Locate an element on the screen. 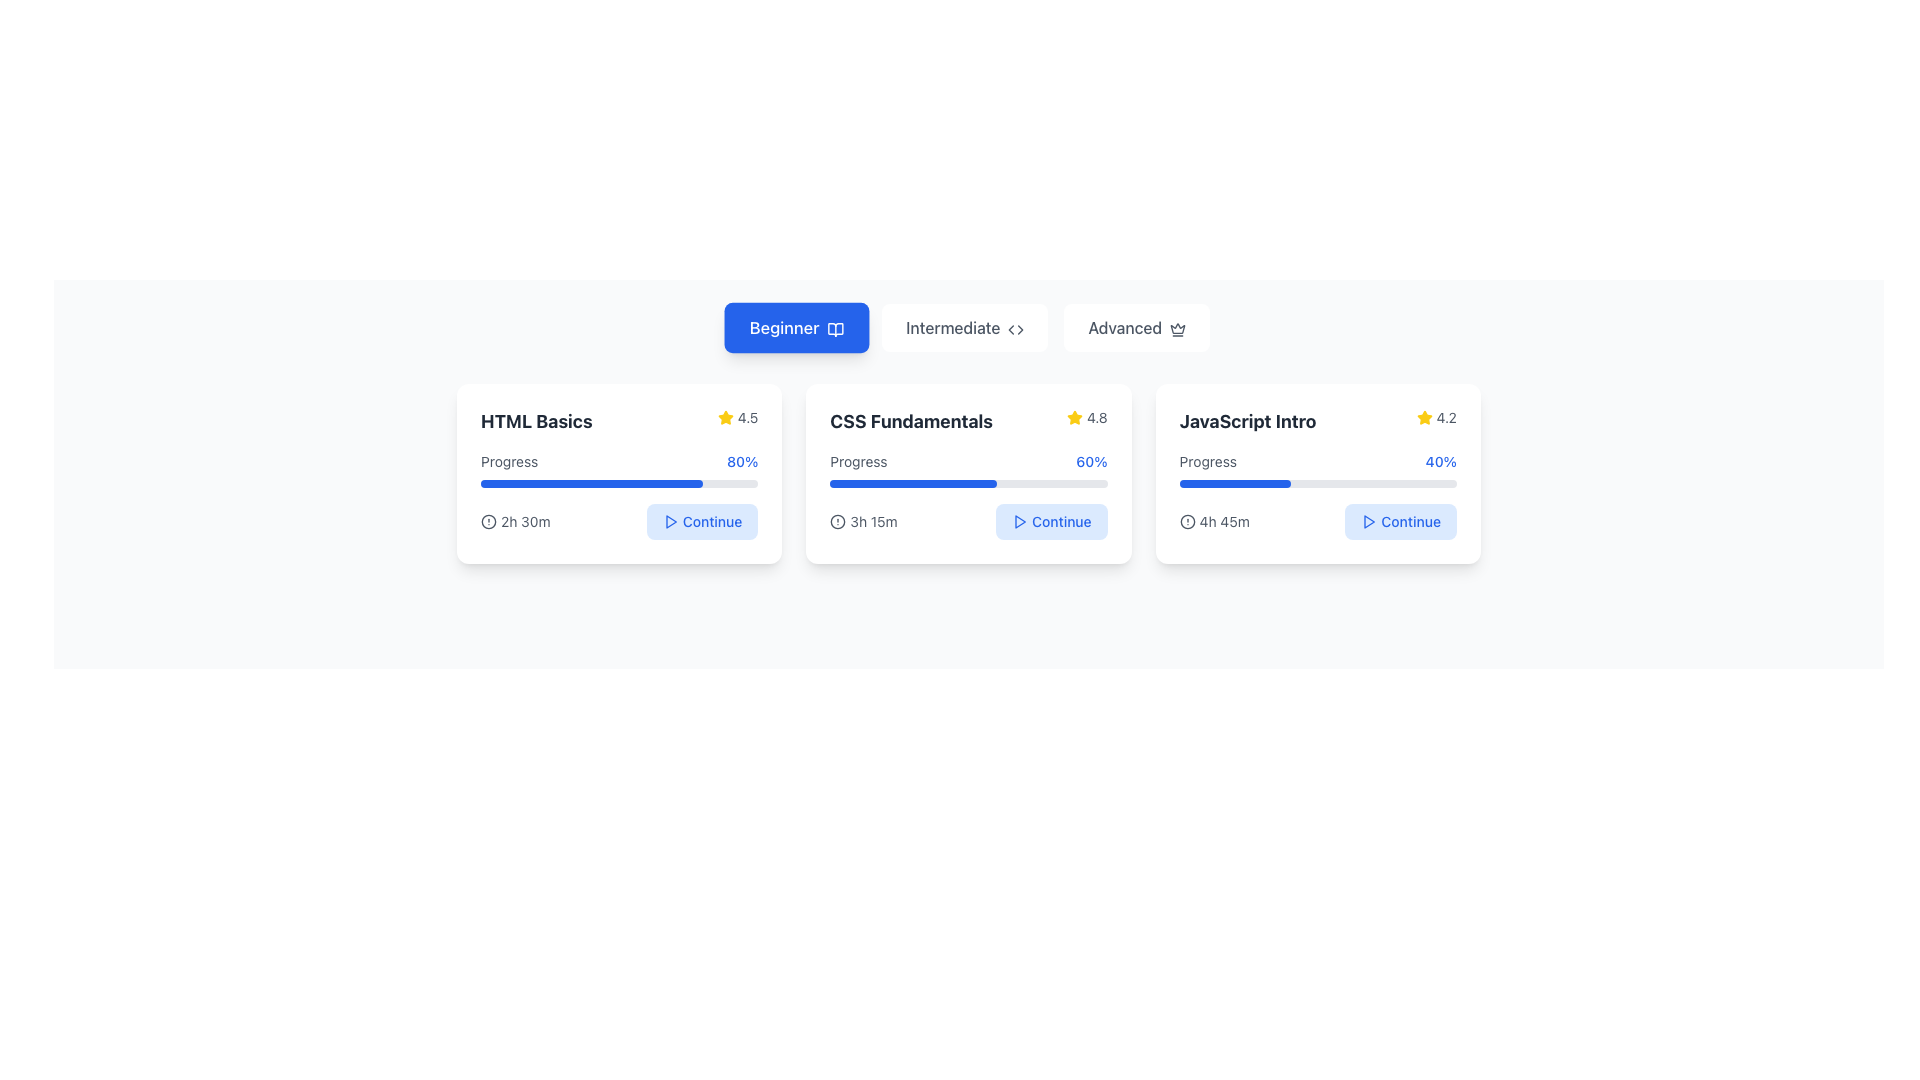 The height and width of the screenshot is (1080, 1920). the 'play/continue' icon located within the 'Continue' button under the 'CSS Fundamentals' card is located at coordinates (1020, 520).